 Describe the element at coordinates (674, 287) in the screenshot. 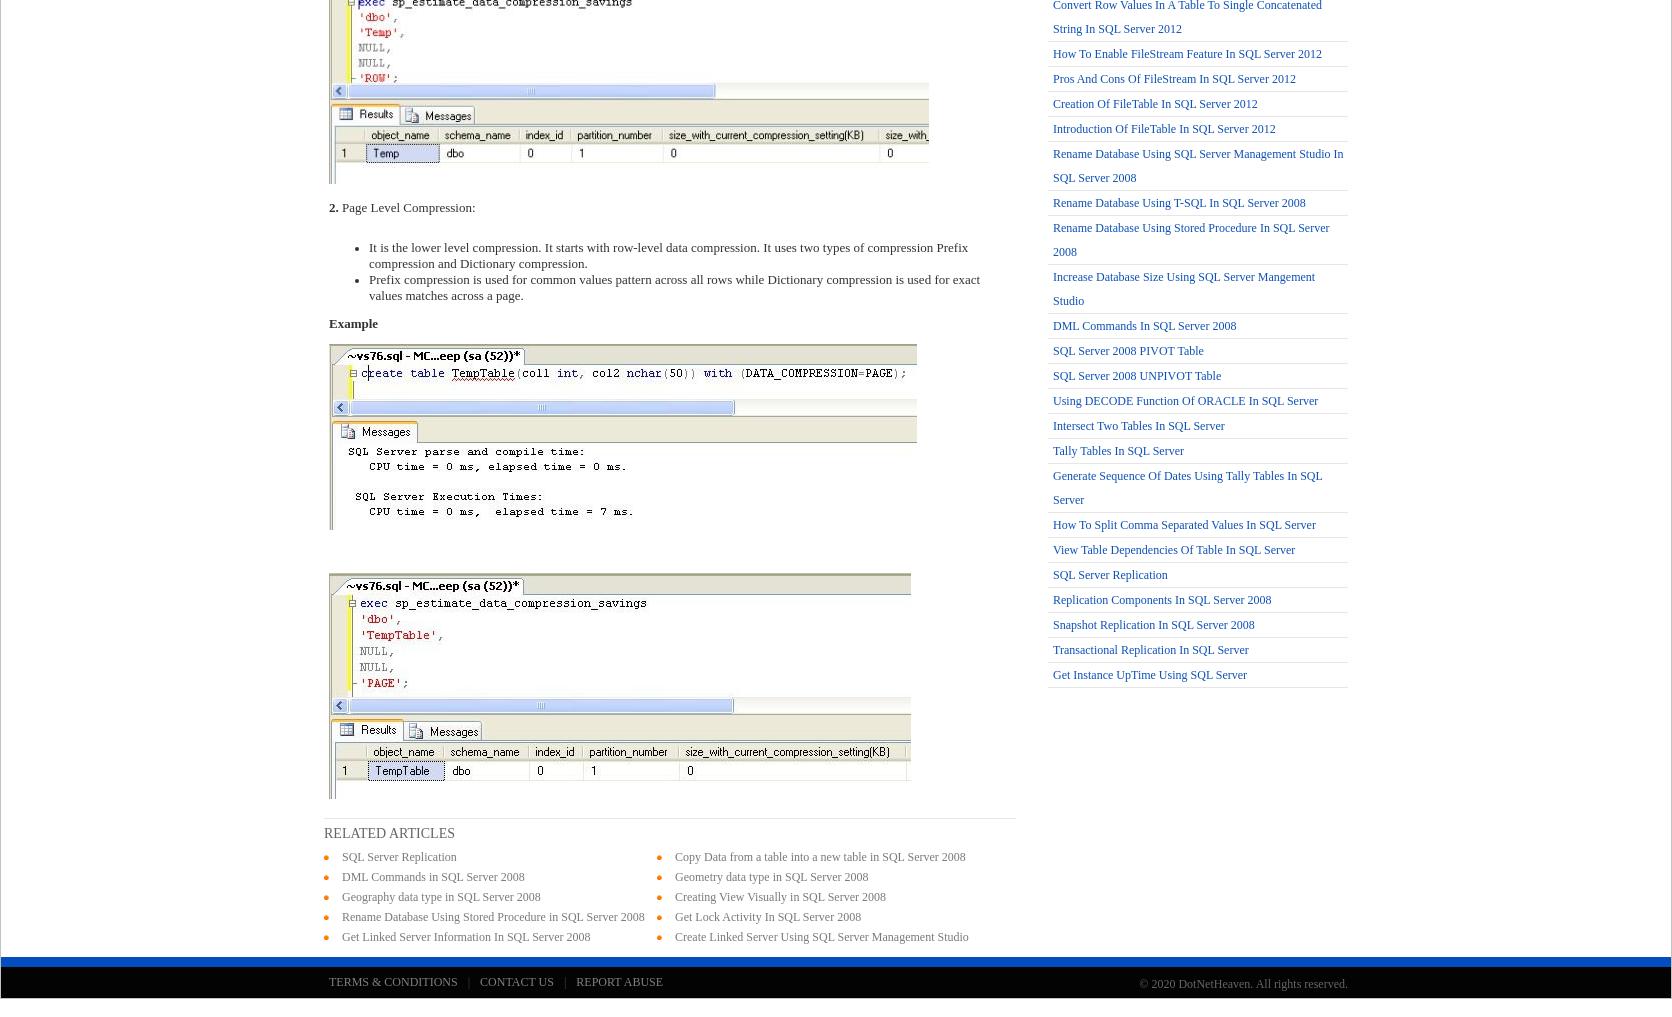

I see `'Prefix compression is used for common values pattern across all rows while Dictionary compression is used for exact values matches across a page.'` at that location.